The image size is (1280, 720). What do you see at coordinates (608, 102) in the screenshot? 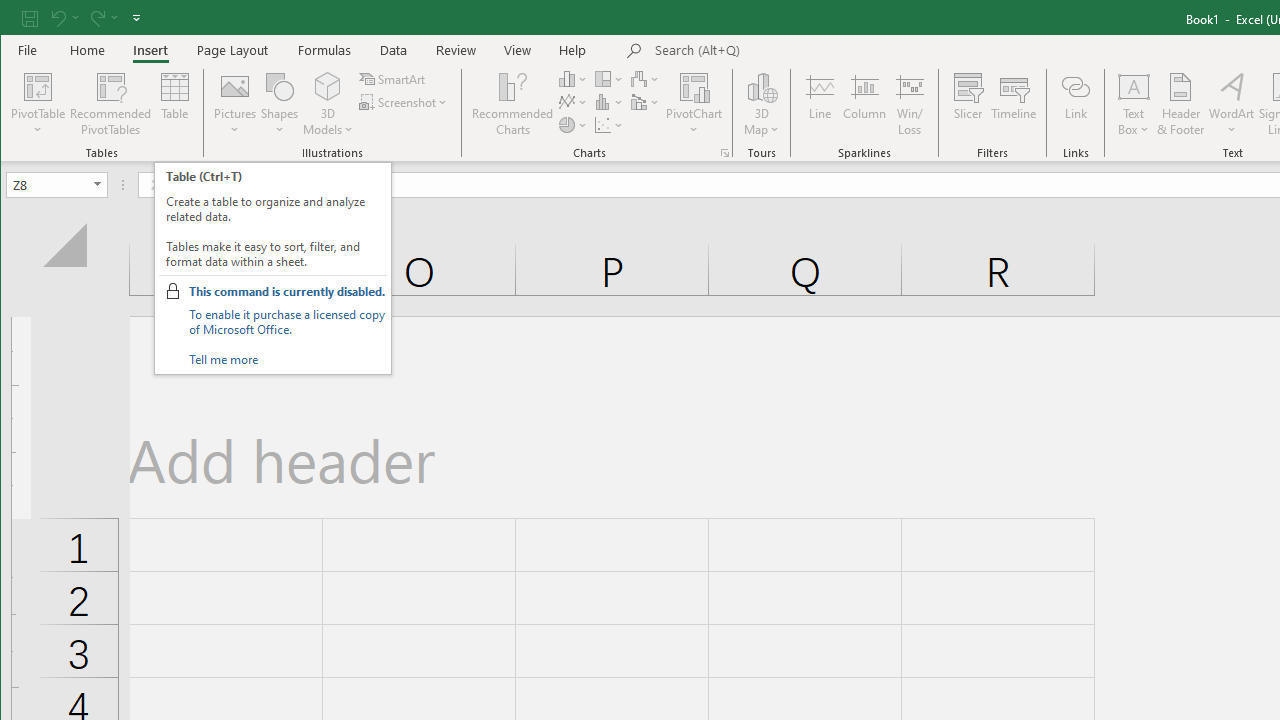
I see `'Insert Statistic Chart'` at bounding box center [608, 102].